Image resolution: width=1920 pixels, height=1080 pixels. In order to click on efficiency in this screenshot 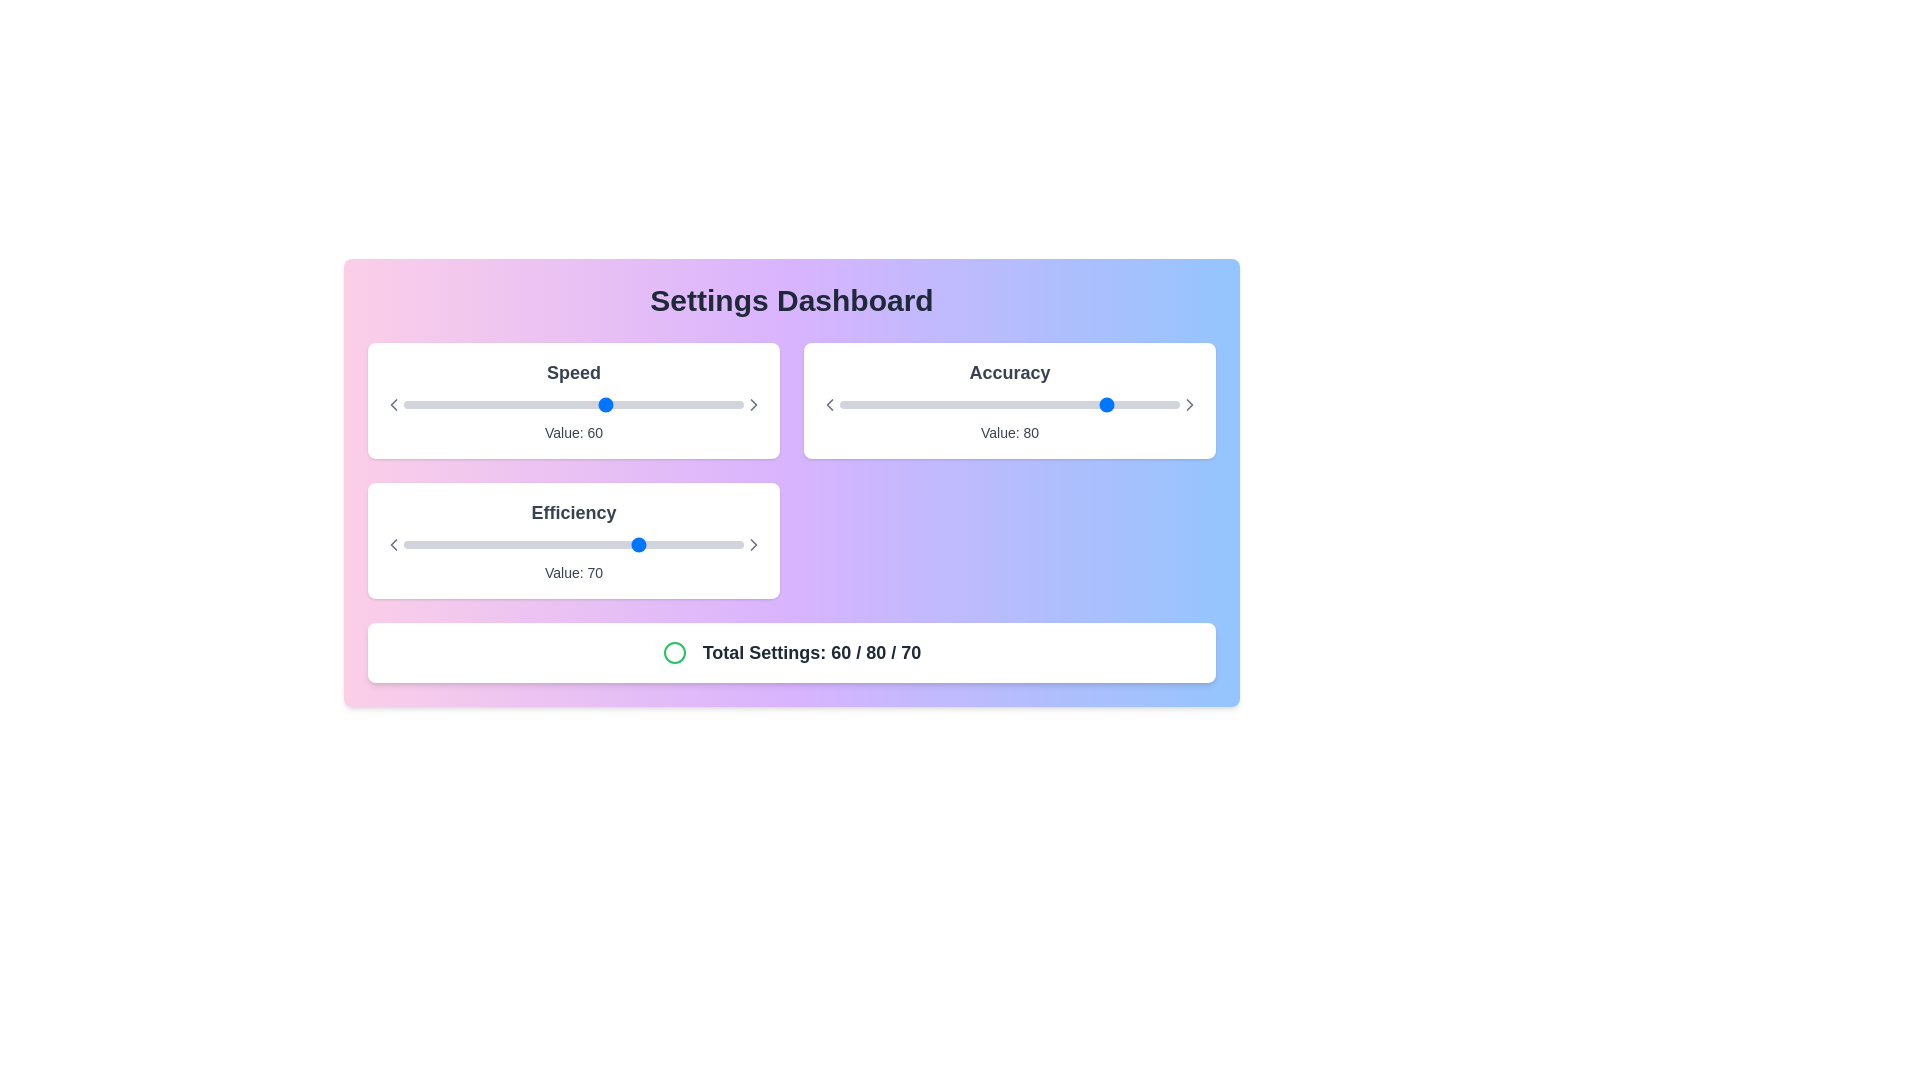, I will do `click(603, 544)`.